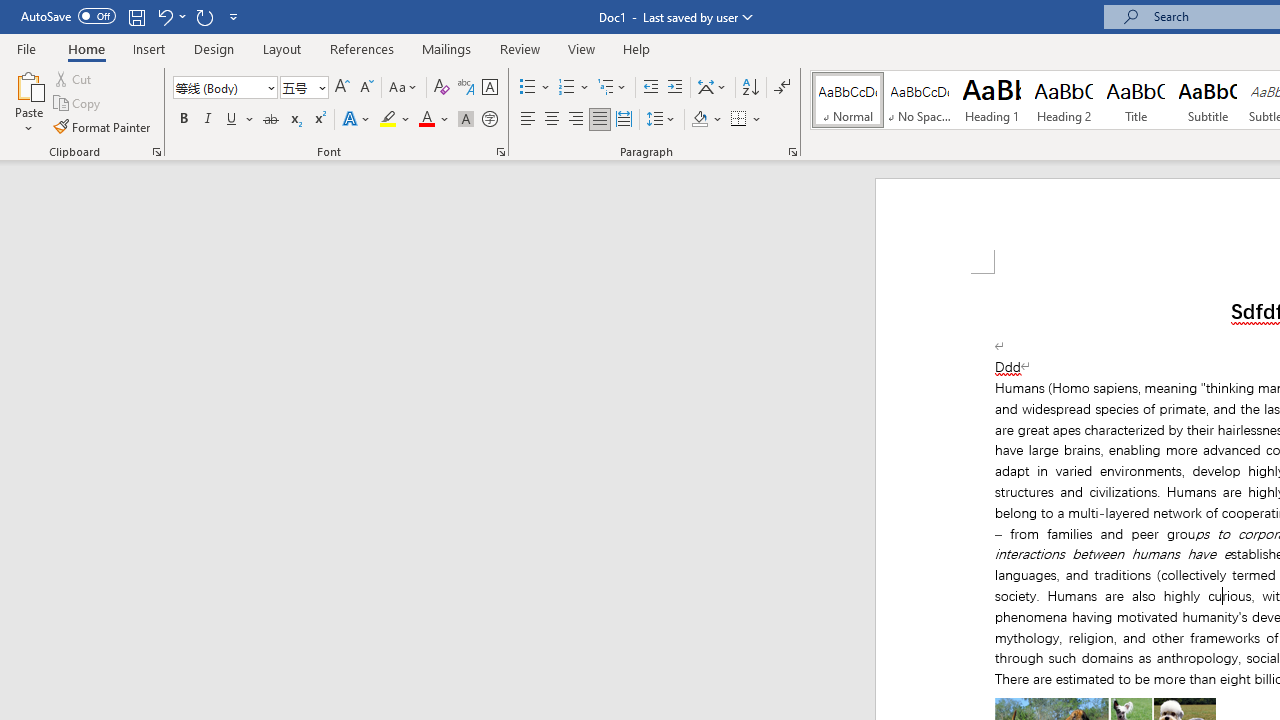 The height and width of the screenshot is (720, 1280). Describe the element at coordinates (204, 16) in the screenshot. I see `'Repeat Italic'` at that location.